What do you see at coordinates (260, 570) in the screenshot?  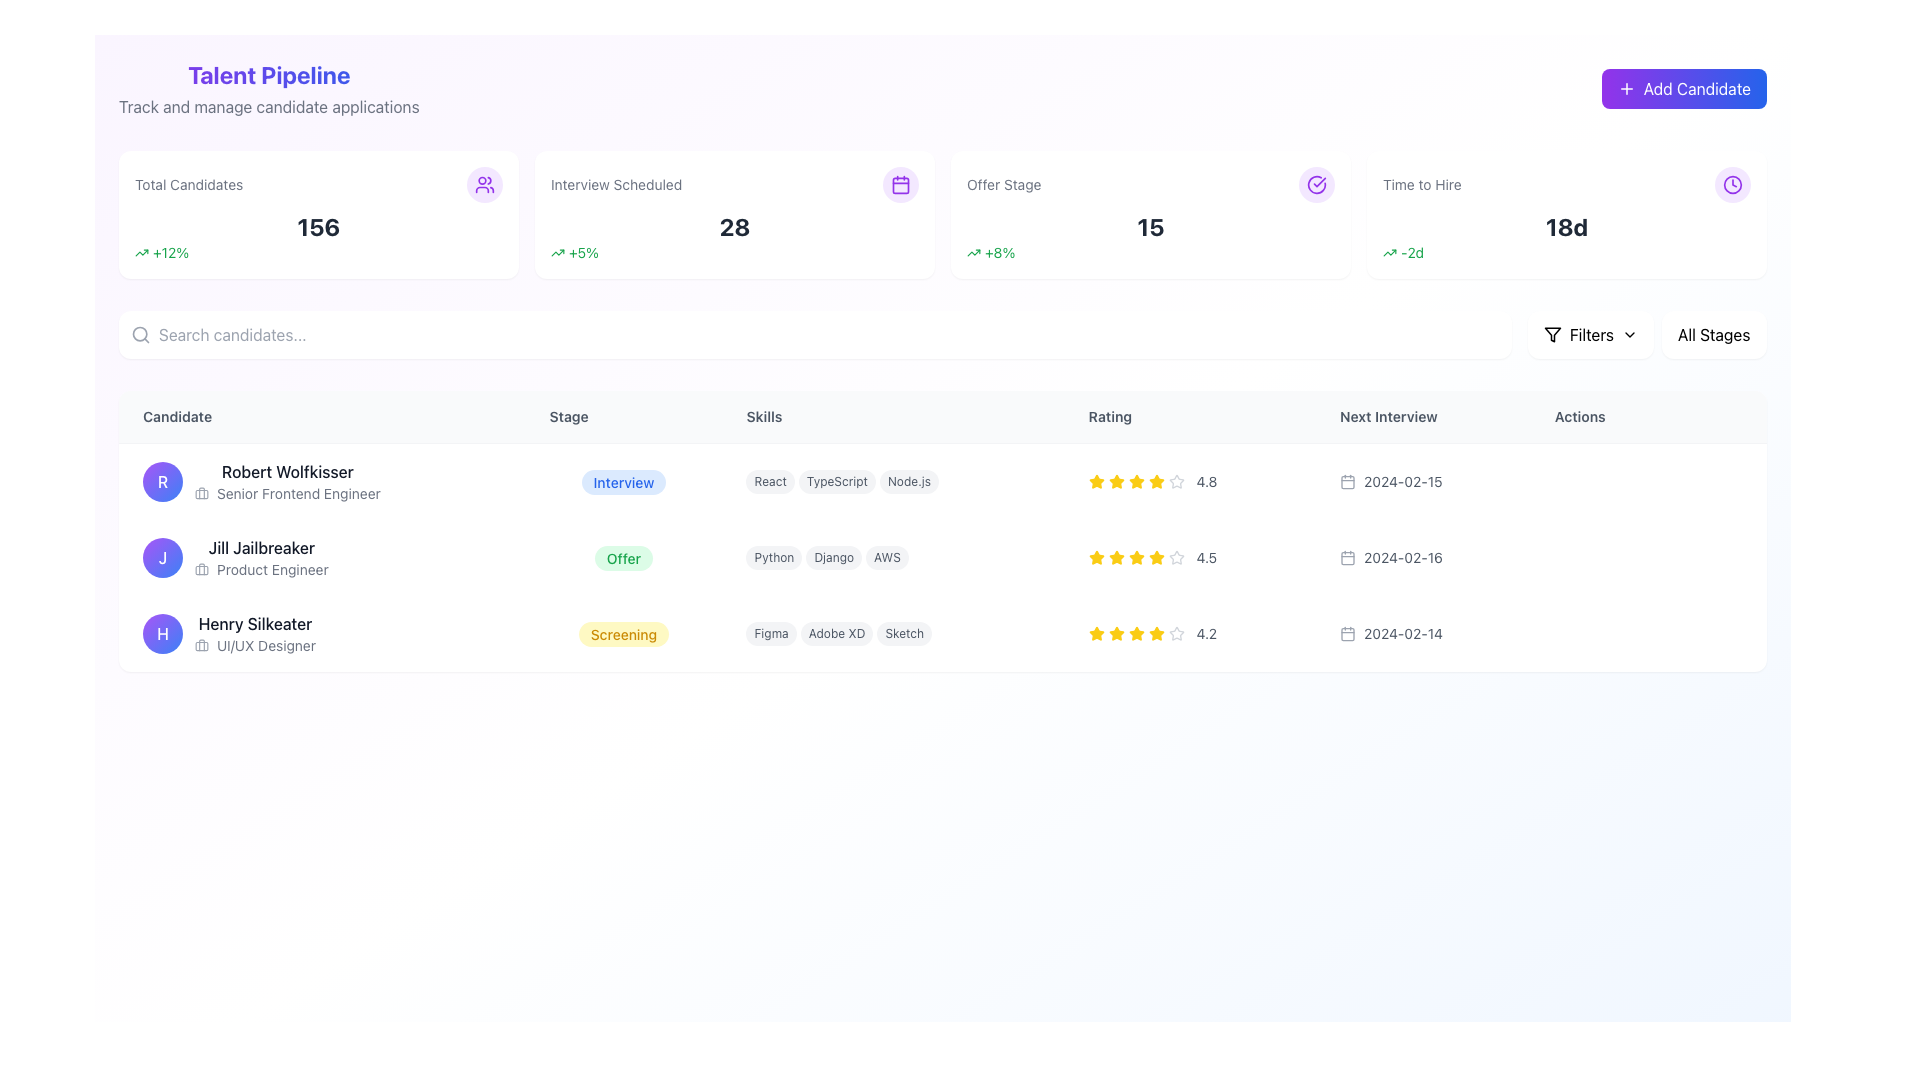 I see `the labeled text indicating the job title of candidate 'Jill Jailbreaker', which is located in the second row of the 'Candidate' column in a tabular format, directly below the candidate's name` at bounding box center [260, 570].